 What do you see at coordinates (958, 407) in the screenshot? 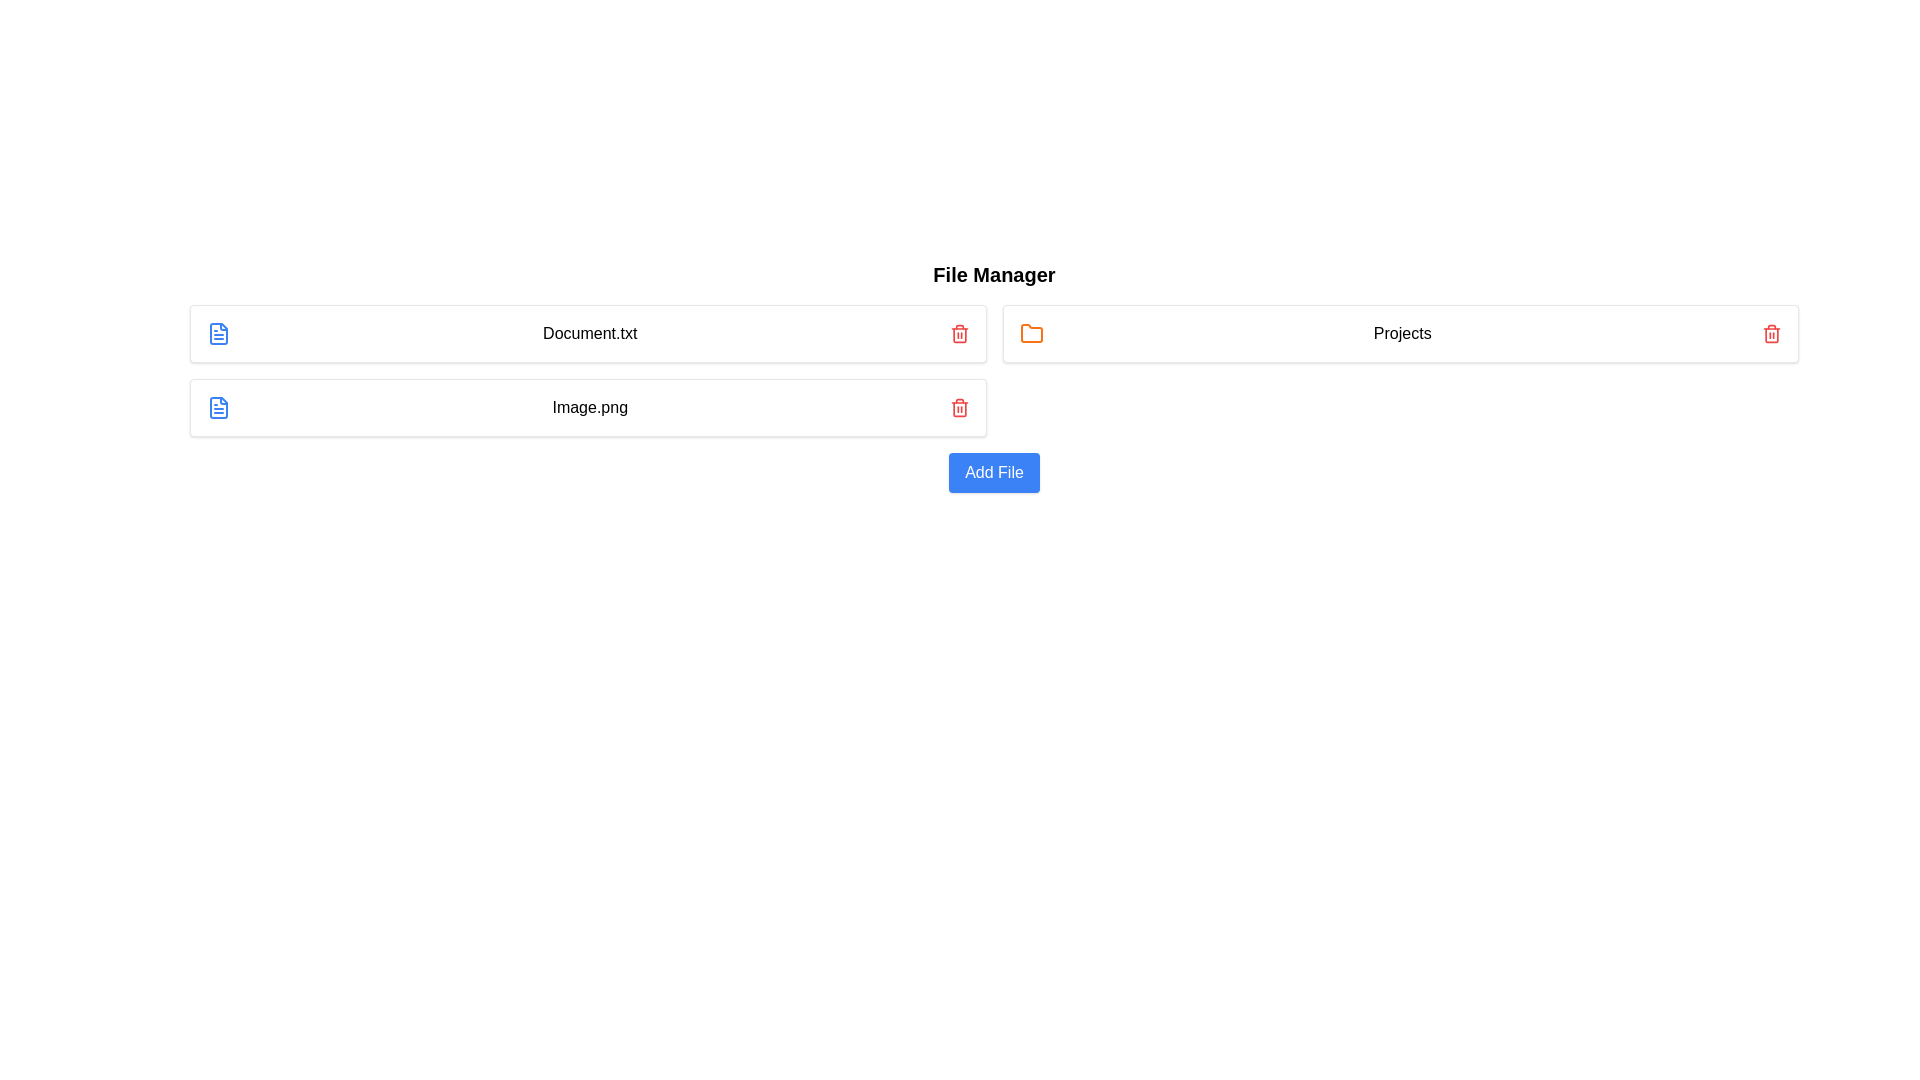
I see `the red trashcan icon button located at the far right end of the row containing the text 'Image.png'` at bounding box center [958, 407].